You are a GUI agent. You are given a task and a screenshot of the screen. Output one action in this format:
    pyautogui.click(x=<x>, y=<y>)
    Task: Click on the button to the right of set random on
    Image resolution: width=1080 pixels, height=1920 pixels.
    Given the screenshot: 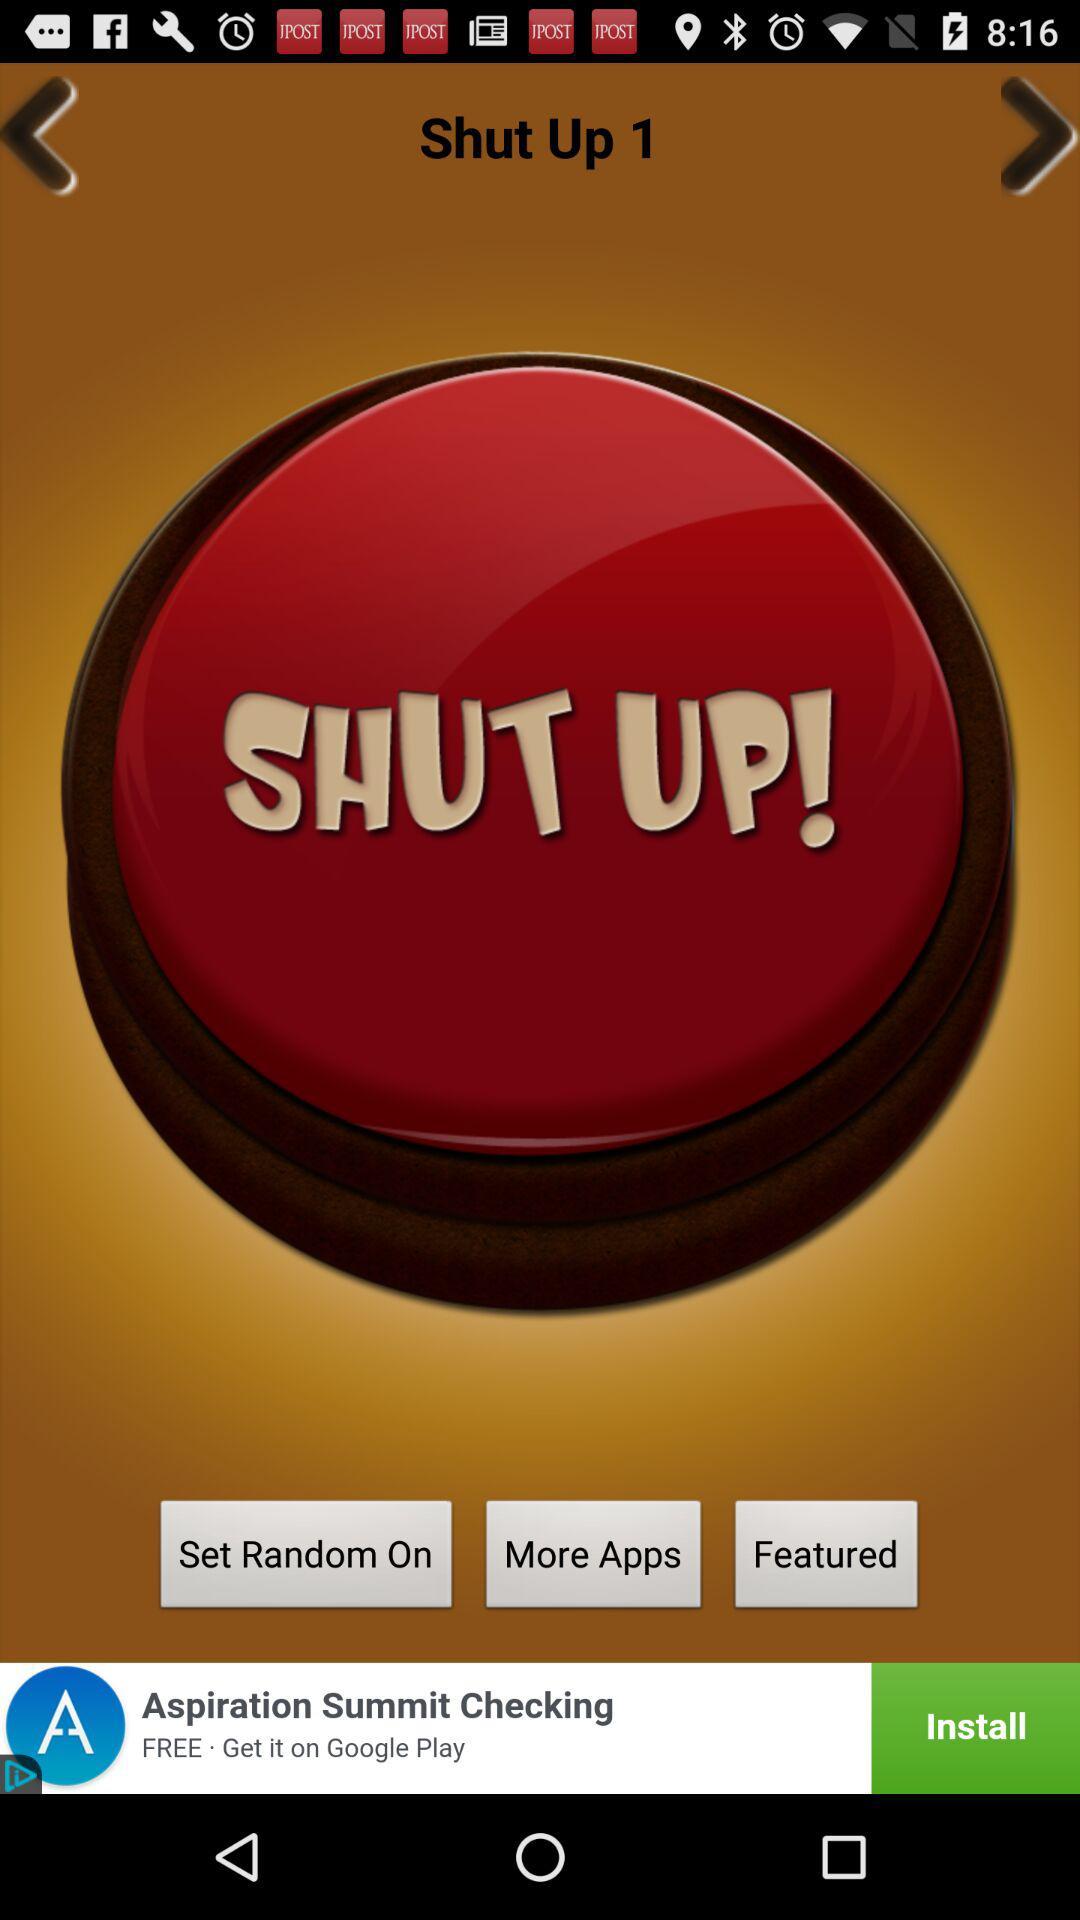 What is the action you would take?
    pyautogui.click(x=593, y=1559)
    